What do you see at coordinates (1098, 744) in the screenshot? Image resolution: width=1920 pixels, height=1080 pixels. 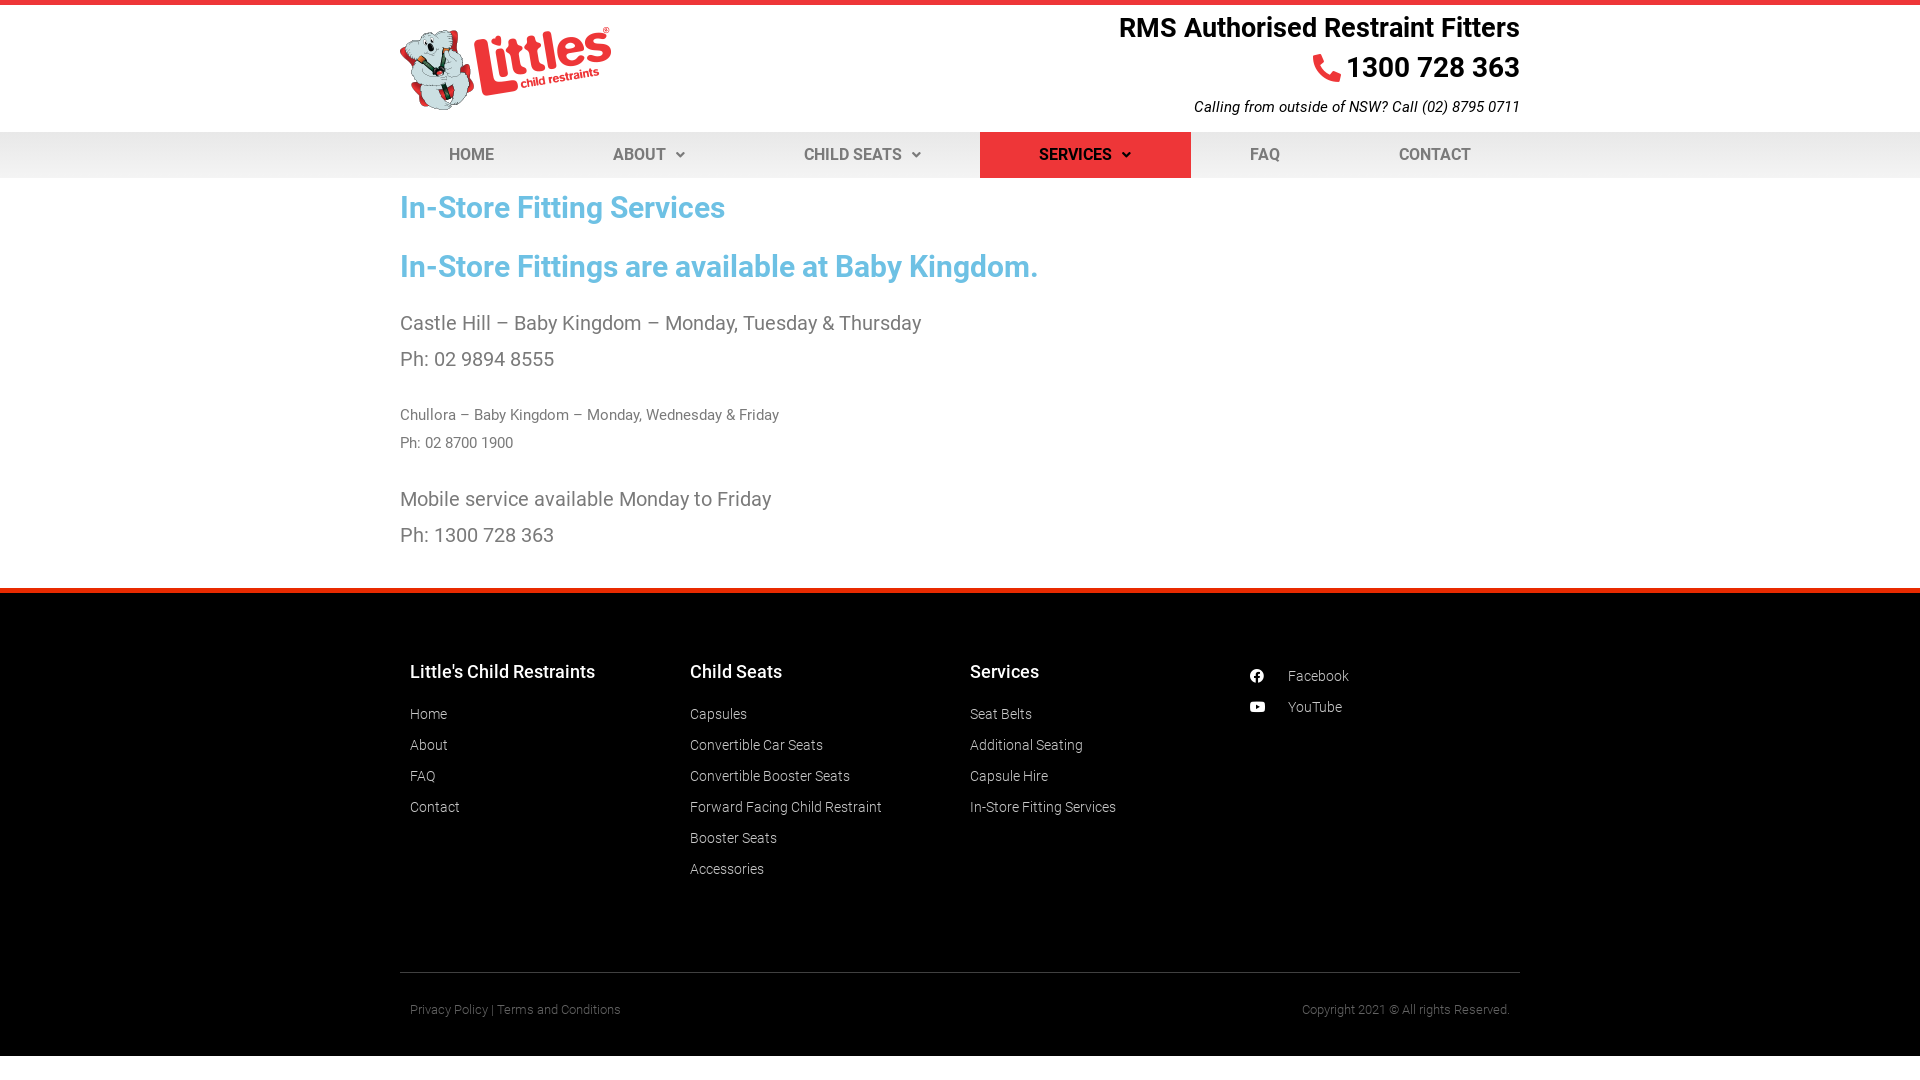 I see `'Additional Seating'` at bounding box center [1098, 744].